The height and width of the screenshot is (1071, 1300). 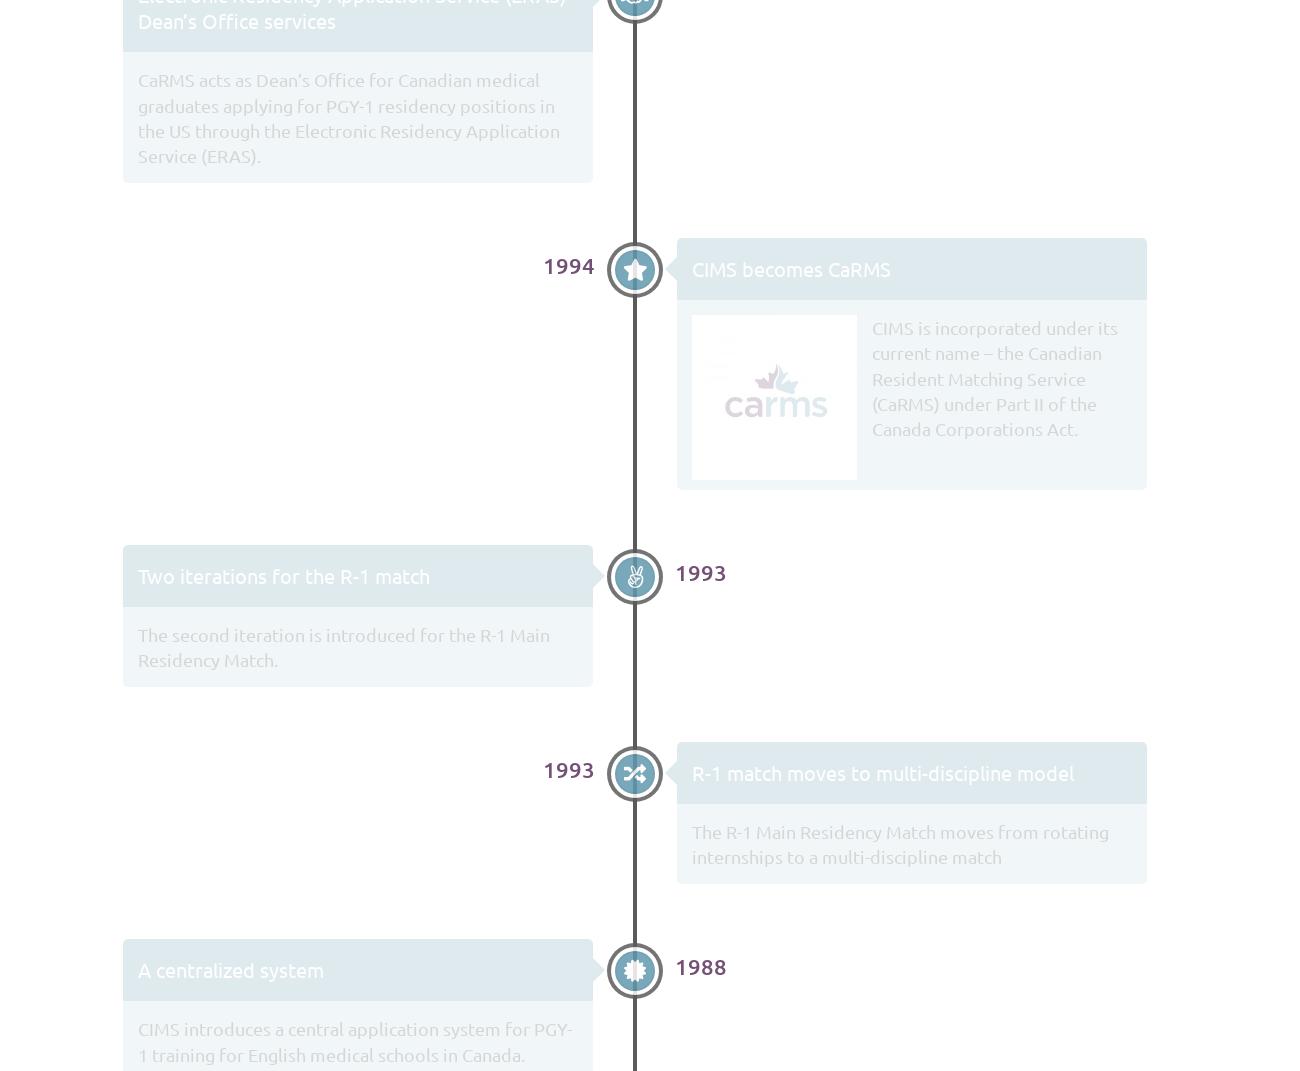 What do you see at coordinates (230, 968) in the screenshot?
I see `'A centralized system'` at bounding box center [230, 968].